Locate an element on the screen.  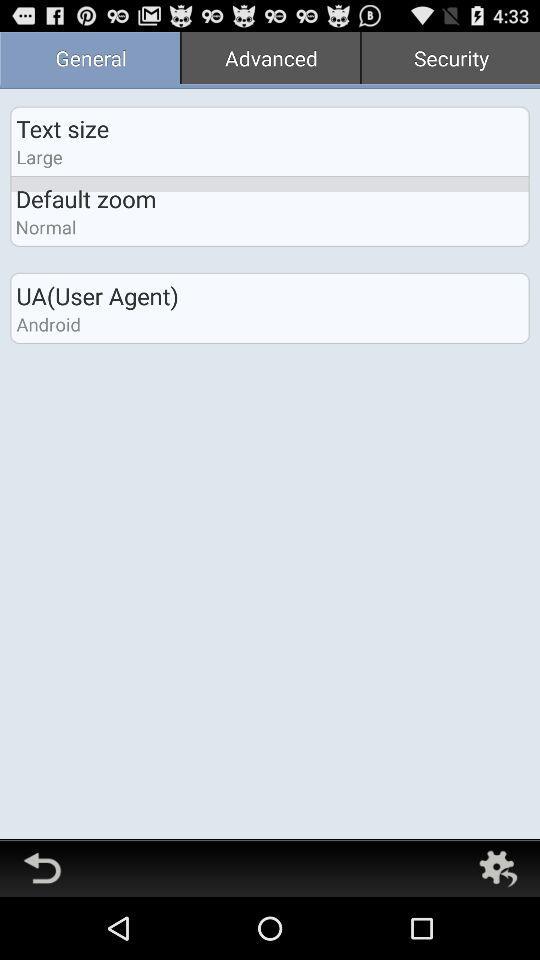
default zoom item is located at coordinates (85, 198).